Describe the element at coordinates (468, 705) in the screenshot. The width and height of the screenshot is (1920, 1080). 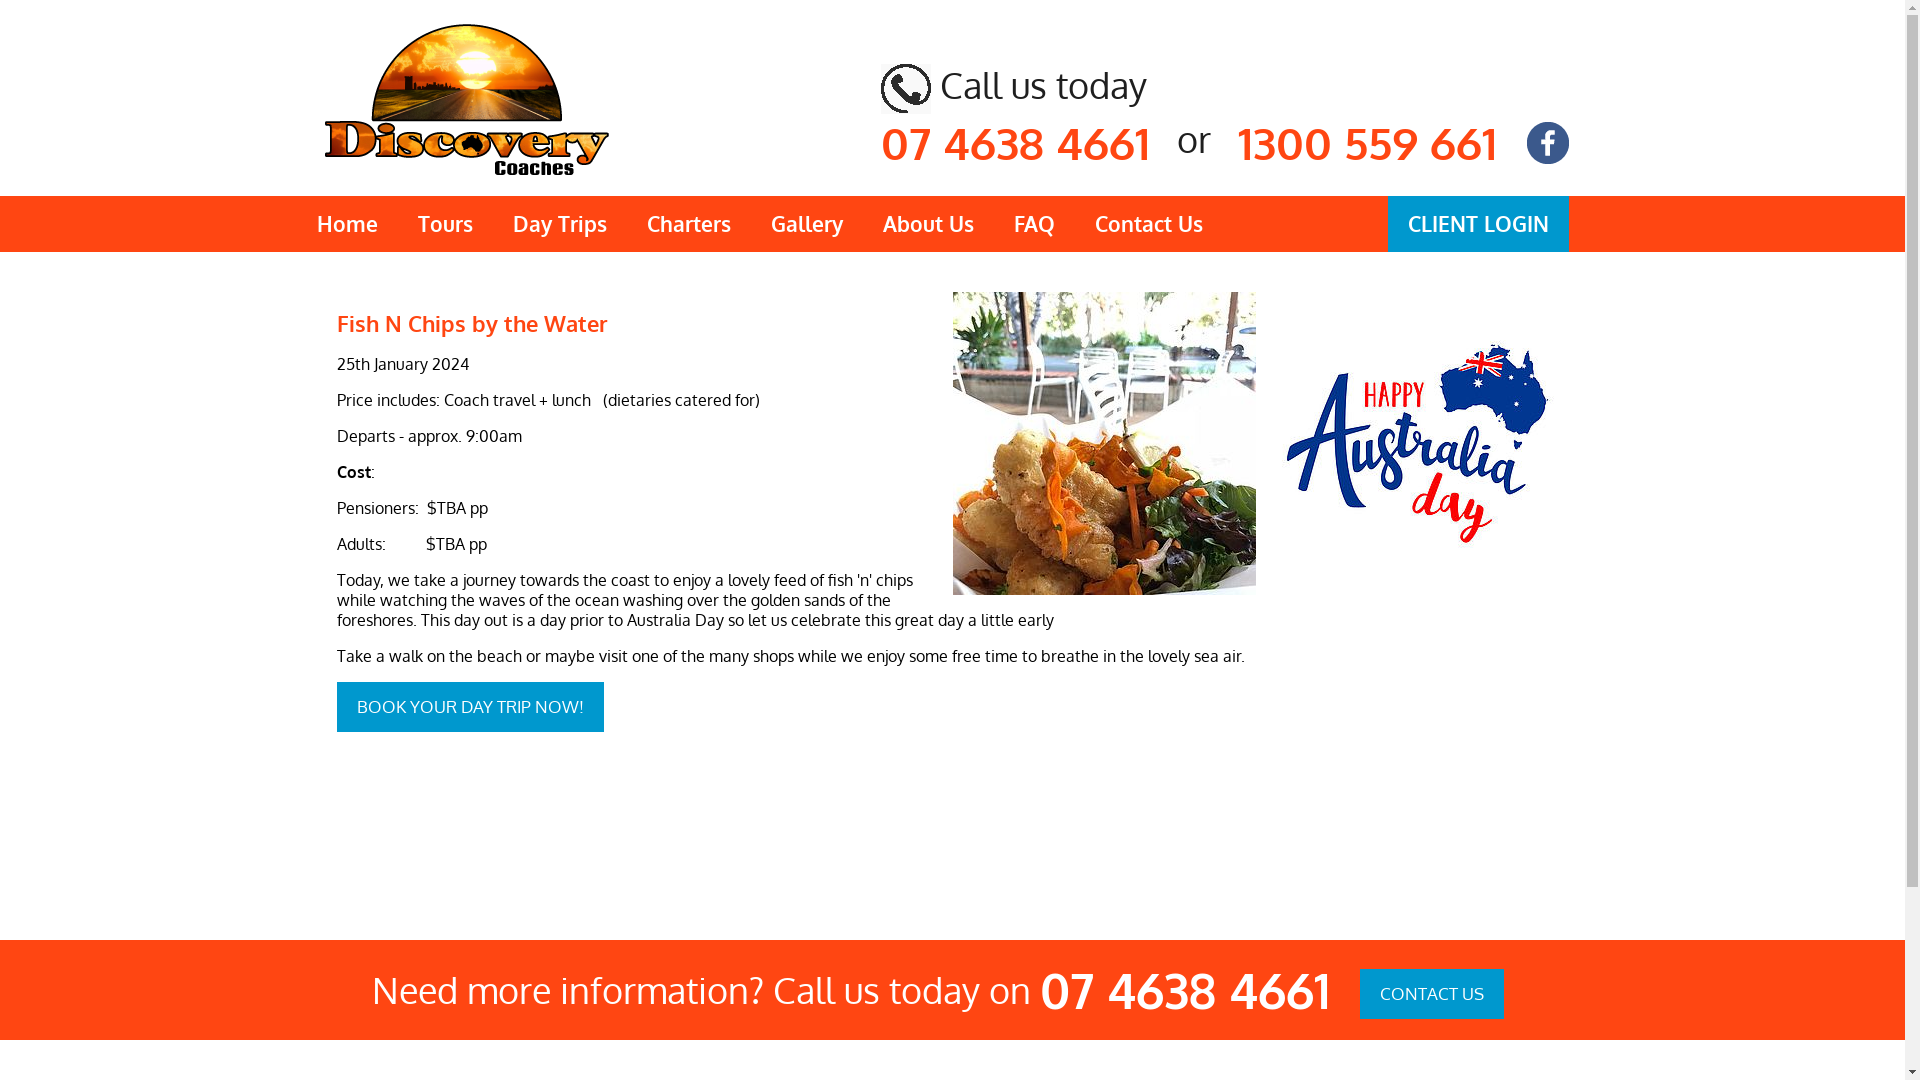
I see `'BOOK YOUR DAY TRIP NOW!'` at that location.